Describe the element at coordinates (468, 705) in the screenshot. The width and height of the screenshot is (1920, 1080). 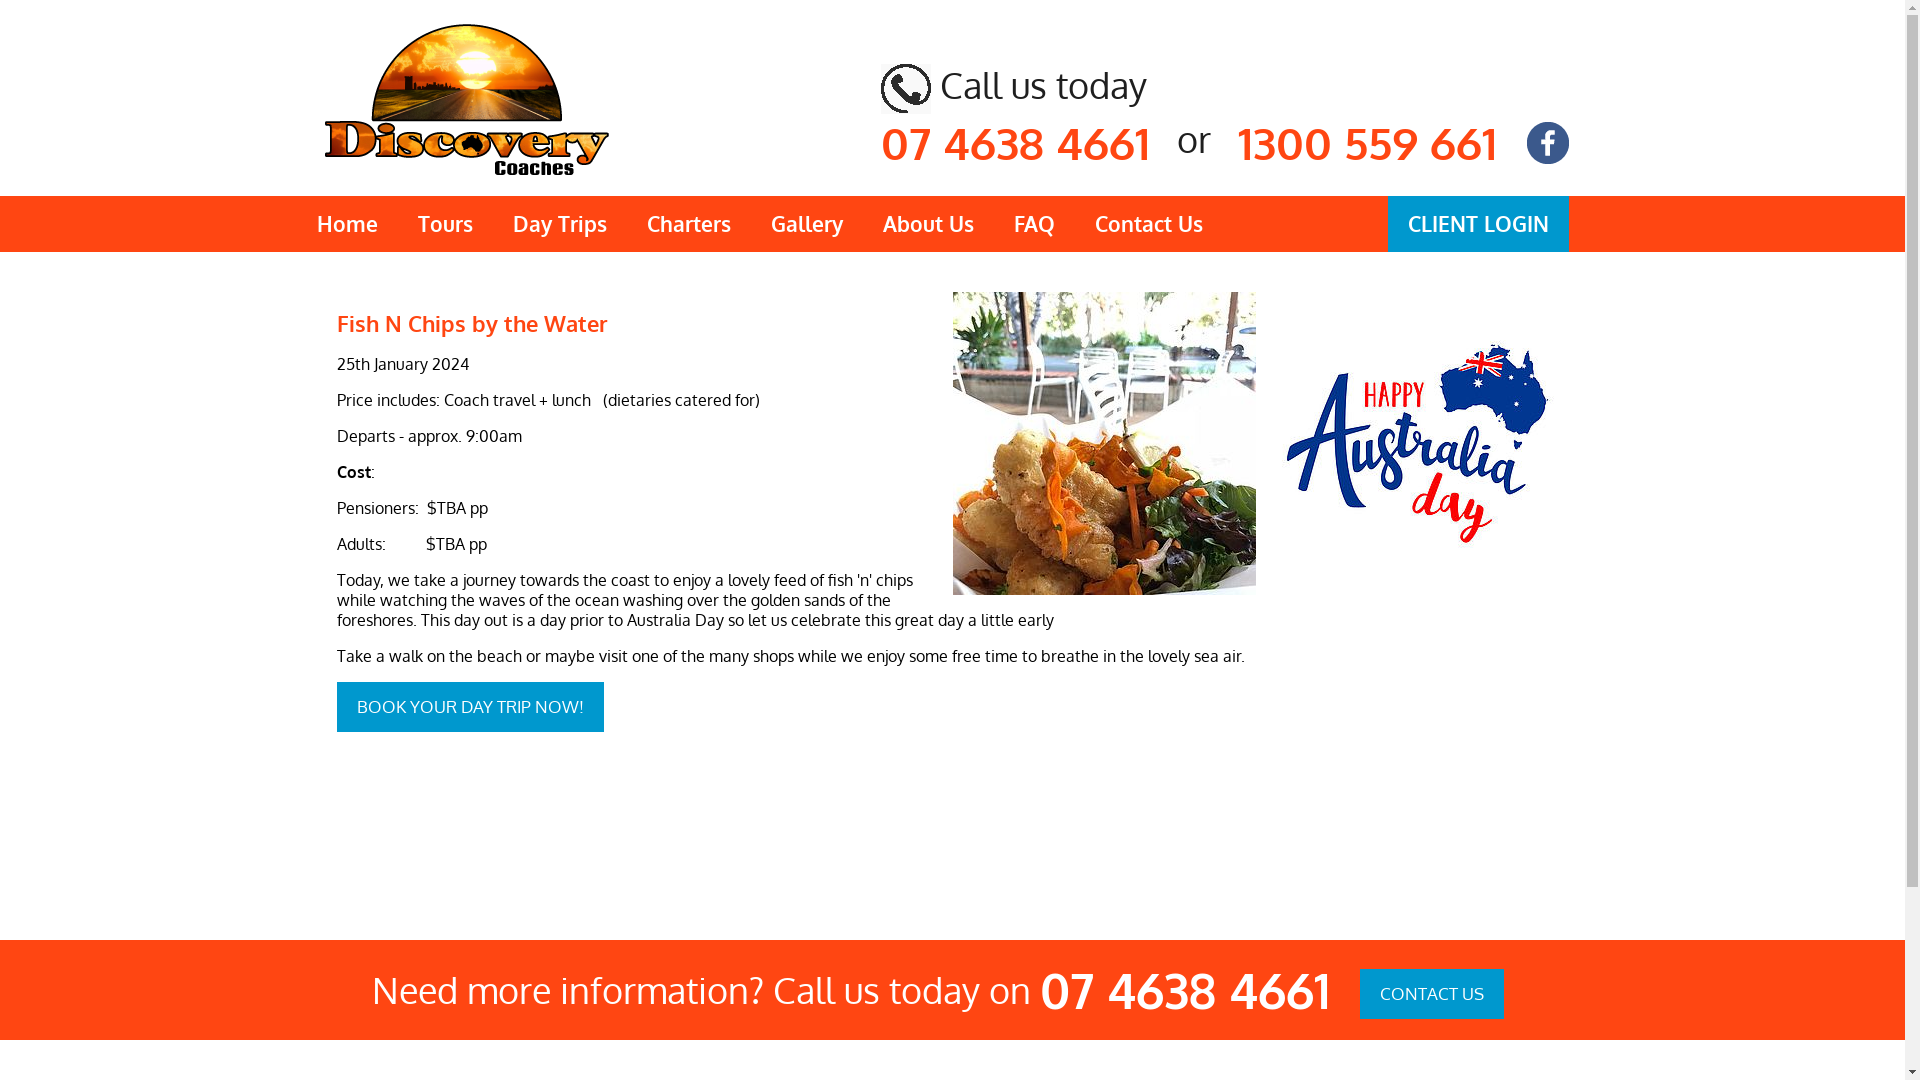
I see `'BOOK YOUR DAY TRIP NOW!'` at that location.